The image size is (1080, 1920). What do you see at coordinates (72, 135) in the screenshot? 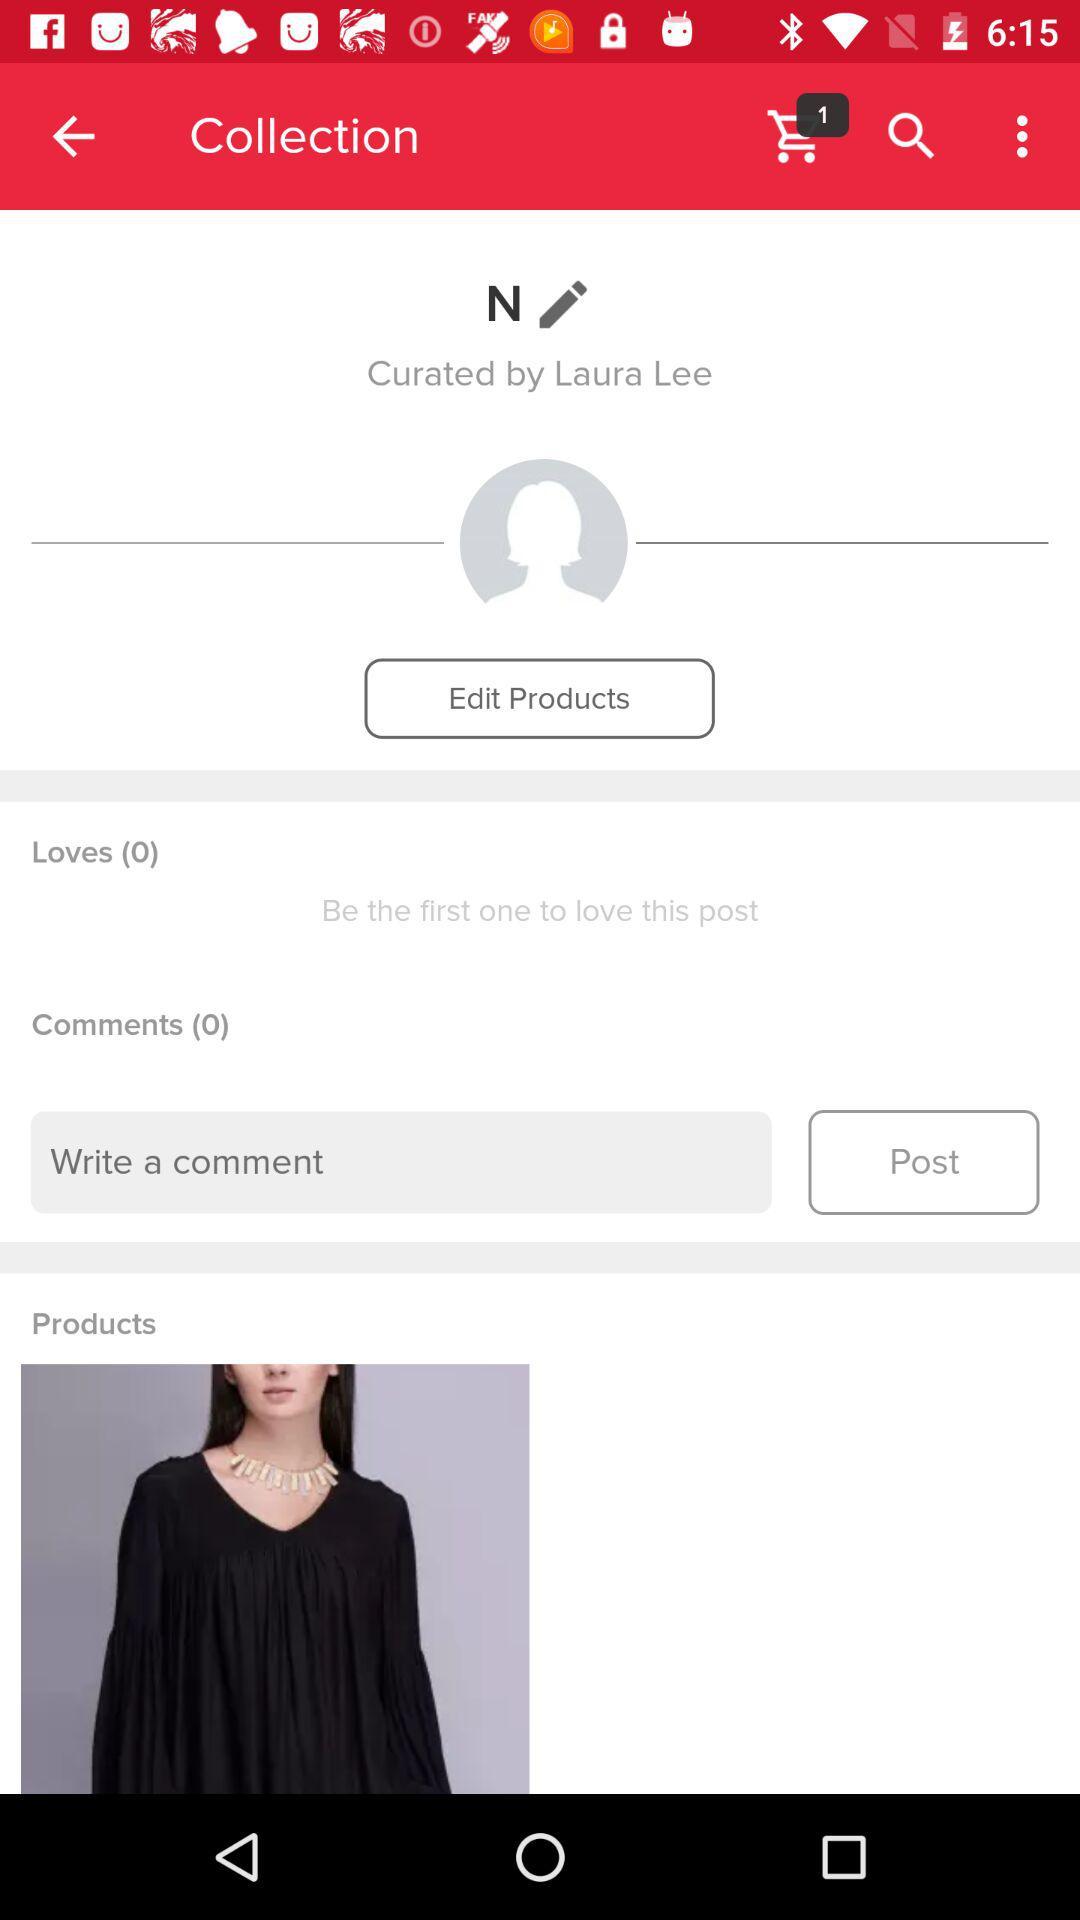
I see `the item to the left of the collection` at bounding box center [72, 135].